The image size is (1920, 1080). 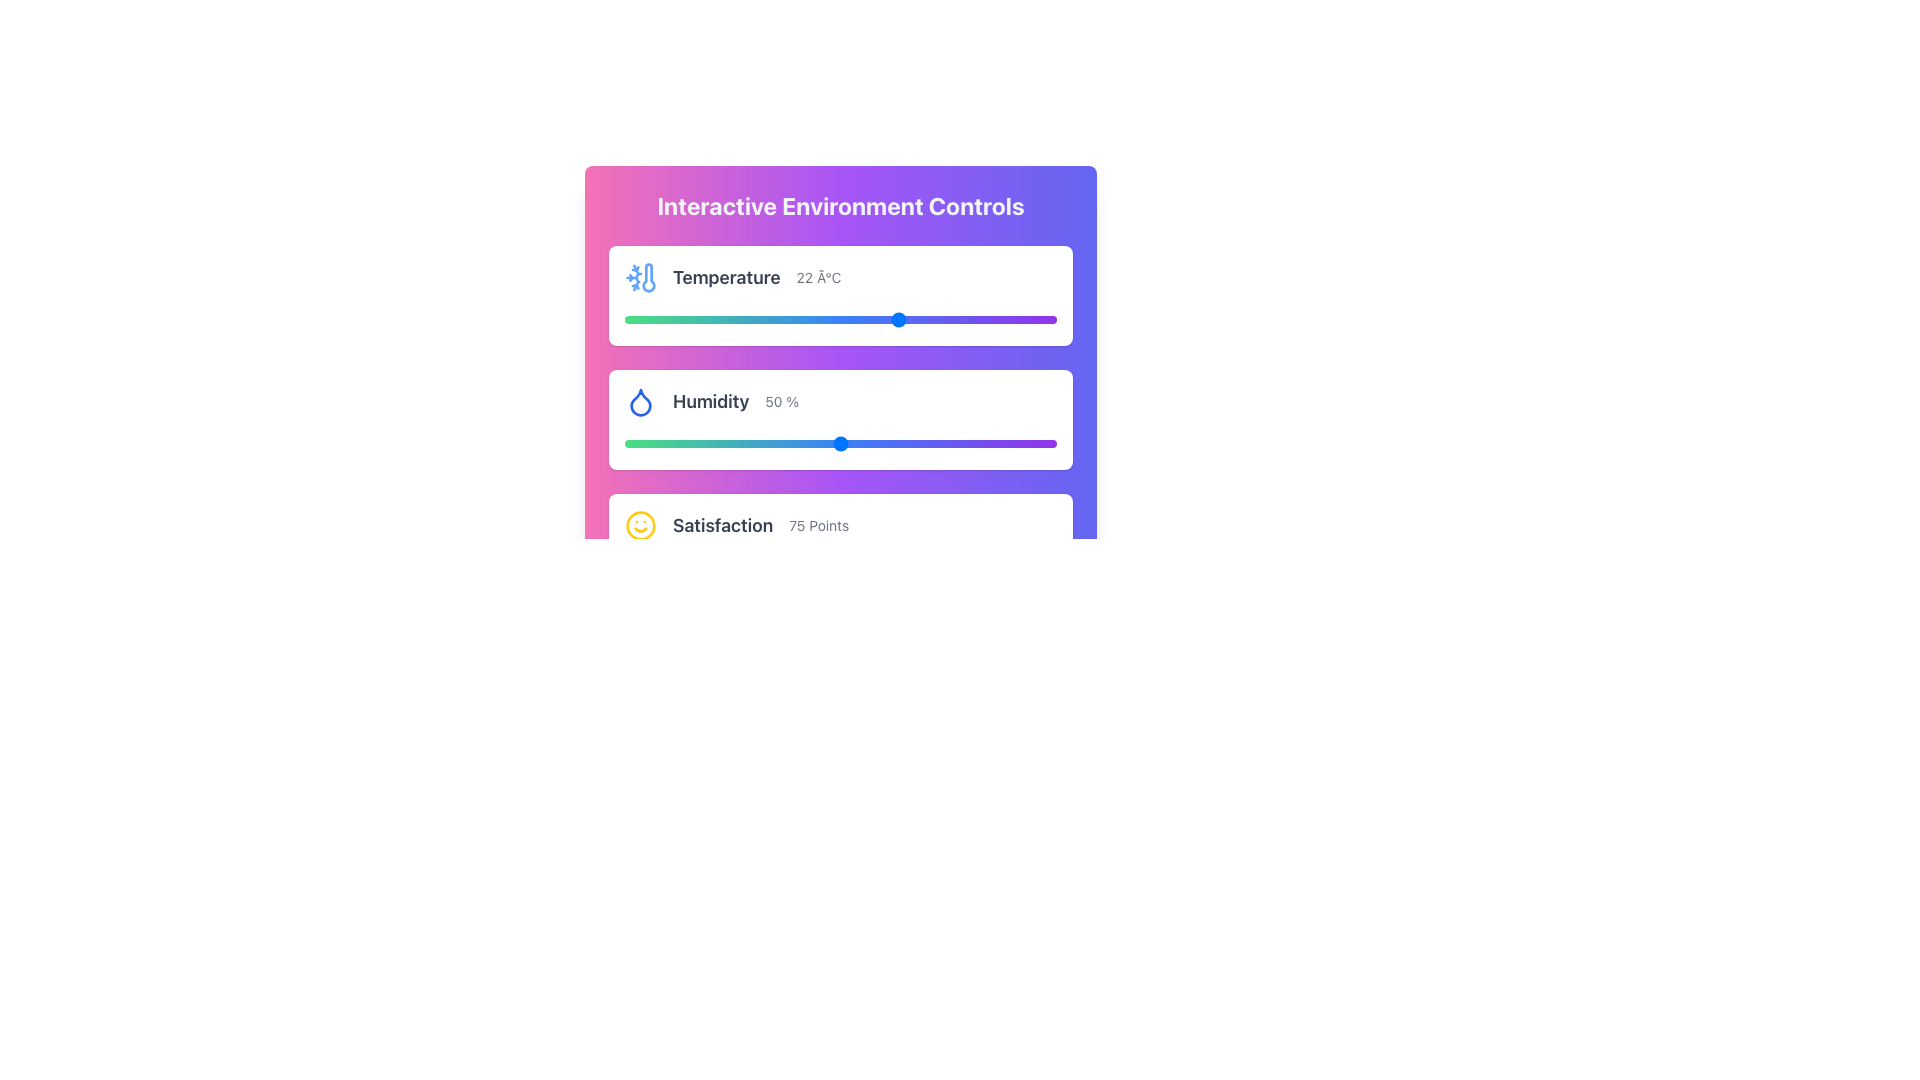 What do you see at coordinates (762, 442) in the screenshot?
I see `humidity` at bounding box center [762, 442].